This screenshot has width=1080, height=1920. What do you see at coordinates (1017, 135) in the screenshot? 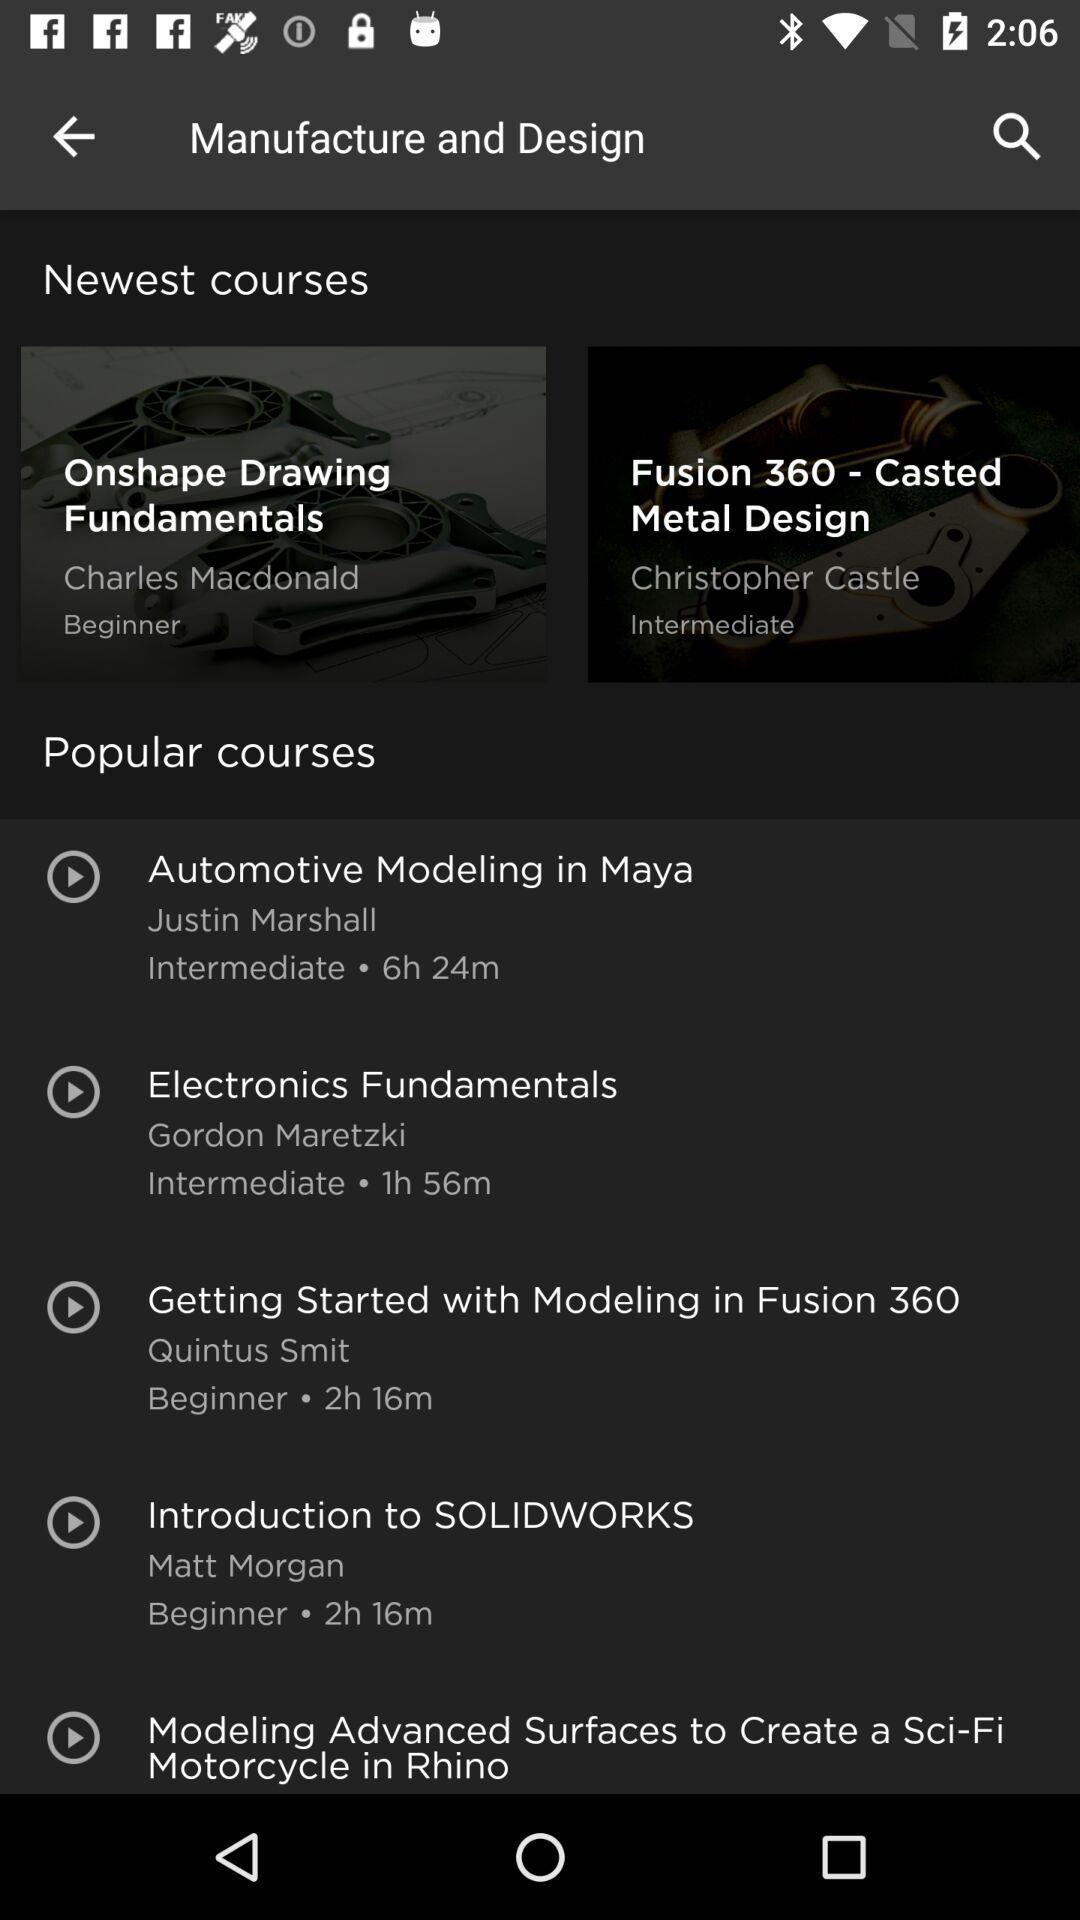
I see `the icon next to manufacture and design item` at bounding box center [1017, 135].